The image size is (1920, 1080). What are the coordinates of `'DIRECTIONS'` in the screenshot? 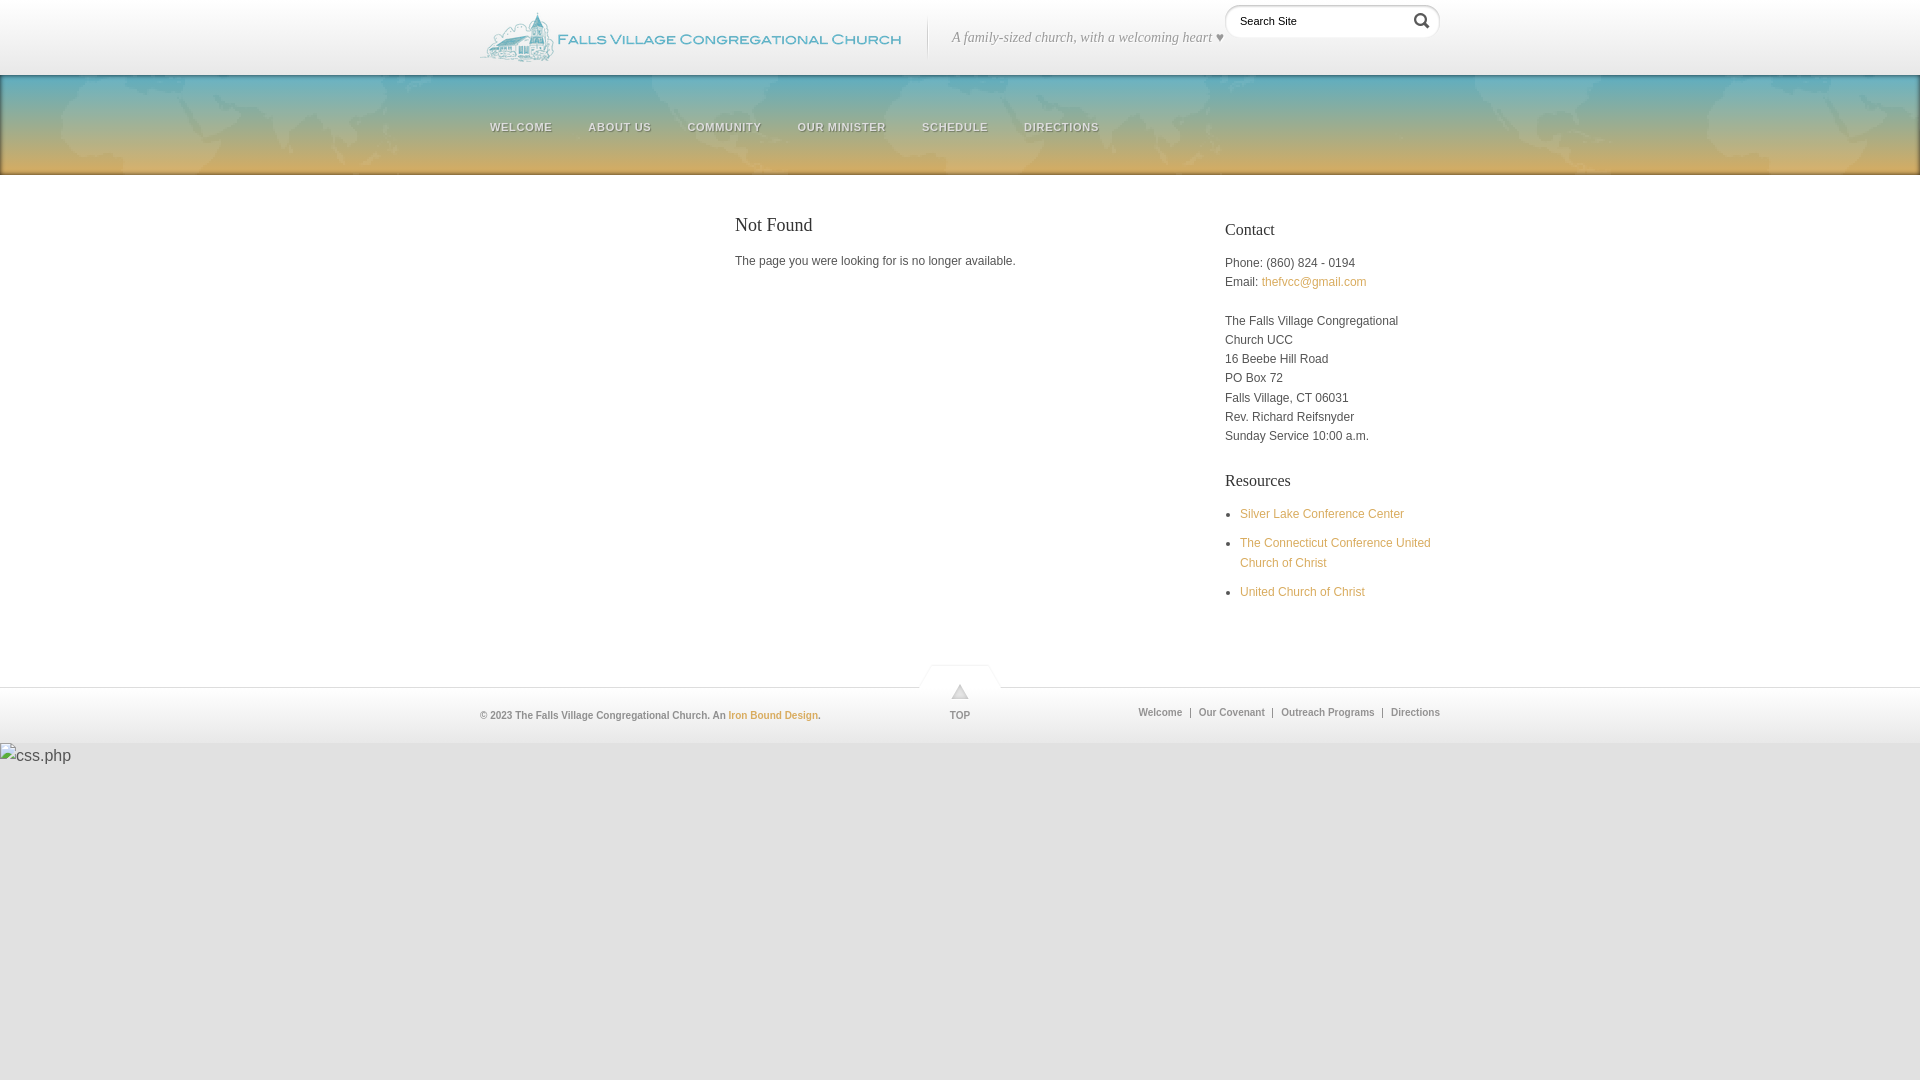 It's located at (1060, 127).